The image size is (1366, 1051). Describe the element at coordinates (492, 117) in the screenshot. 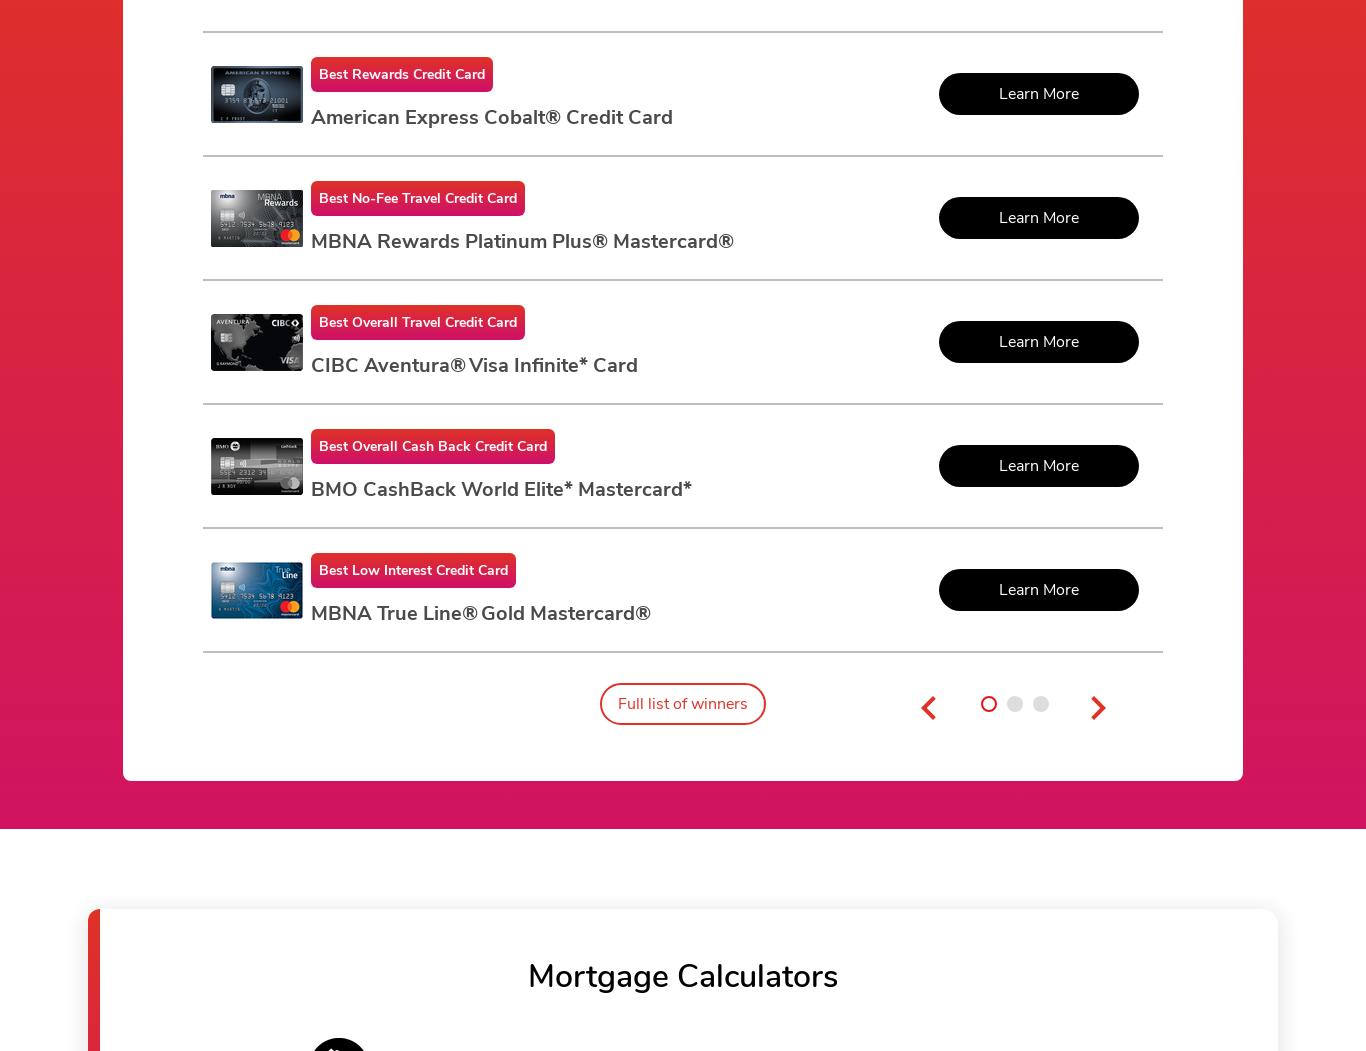

I see `'American Express Cobalt® Credit Card'` at that location.